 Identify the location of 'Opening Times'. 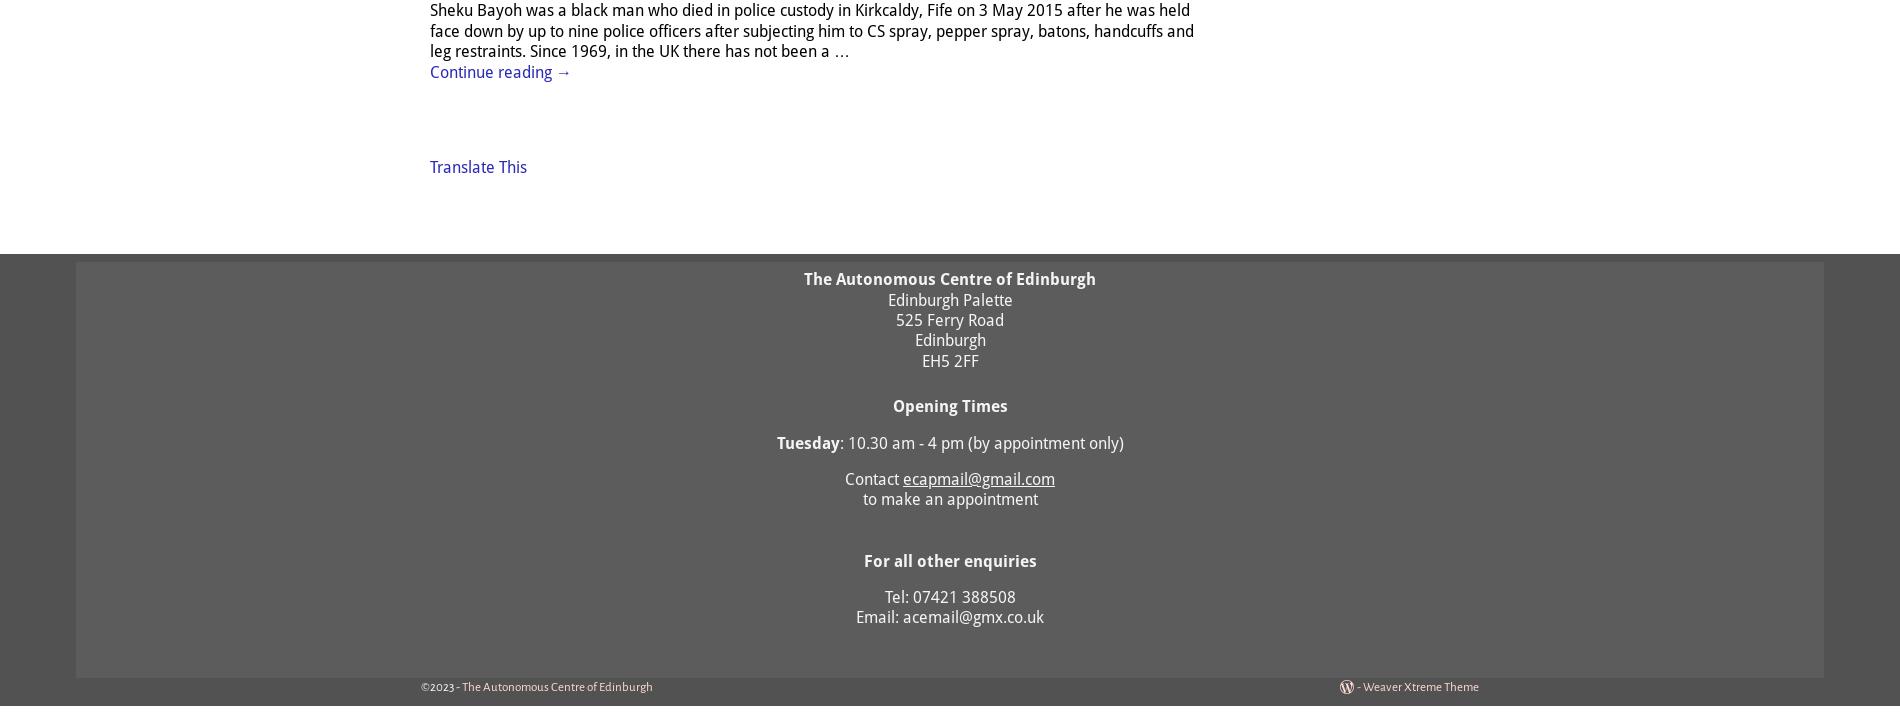
(948, 406).